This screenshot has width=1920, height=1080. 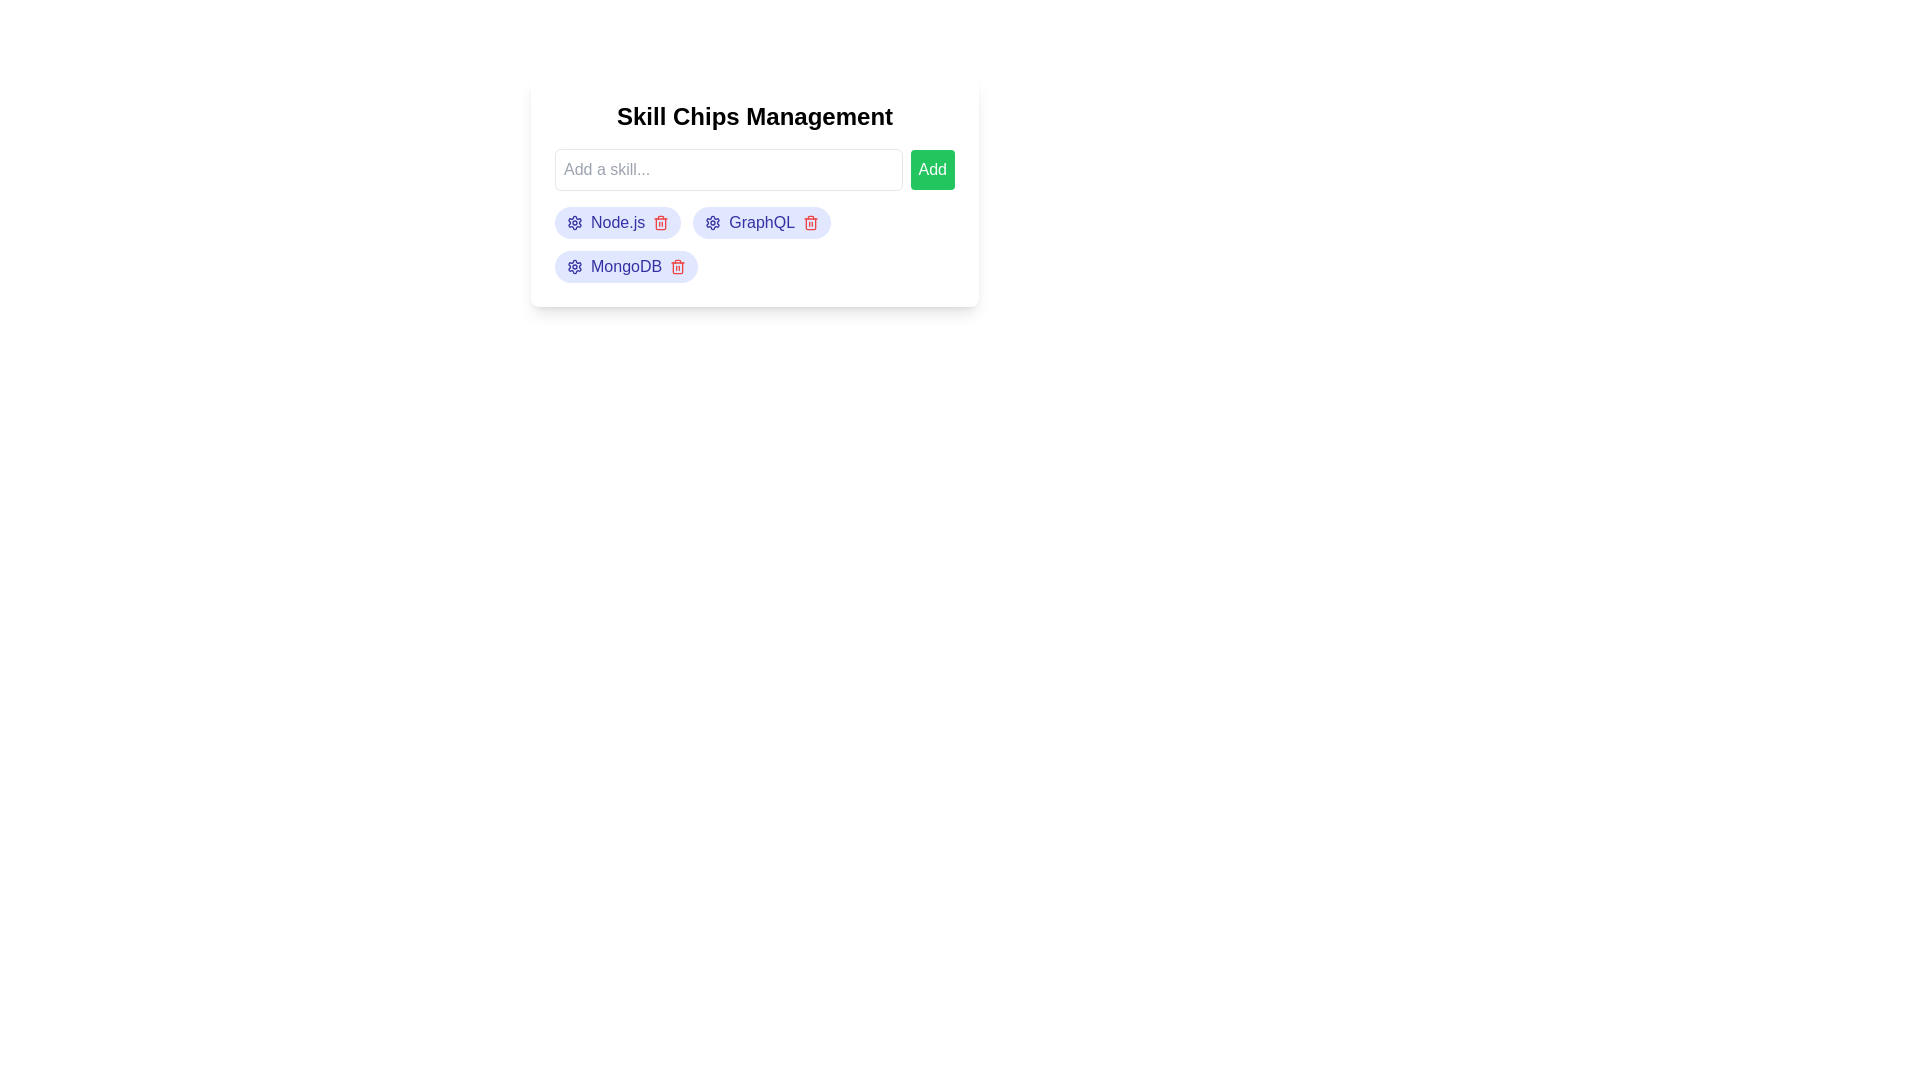 What do you see at coordinates (727, 168) in the screenshot?
I see `the input field and type the desired text` at bounding box center [727, 168].